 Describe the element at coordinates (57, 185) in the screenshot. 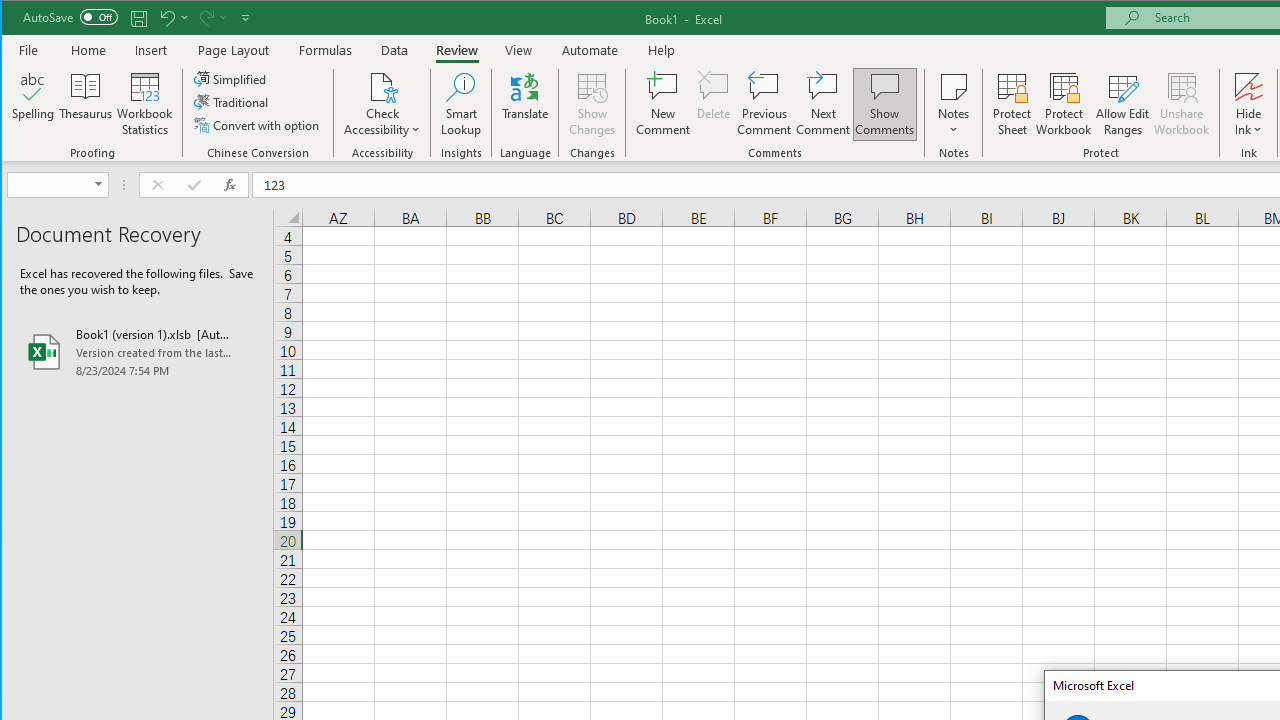

I see `'Name Box'` at that location.